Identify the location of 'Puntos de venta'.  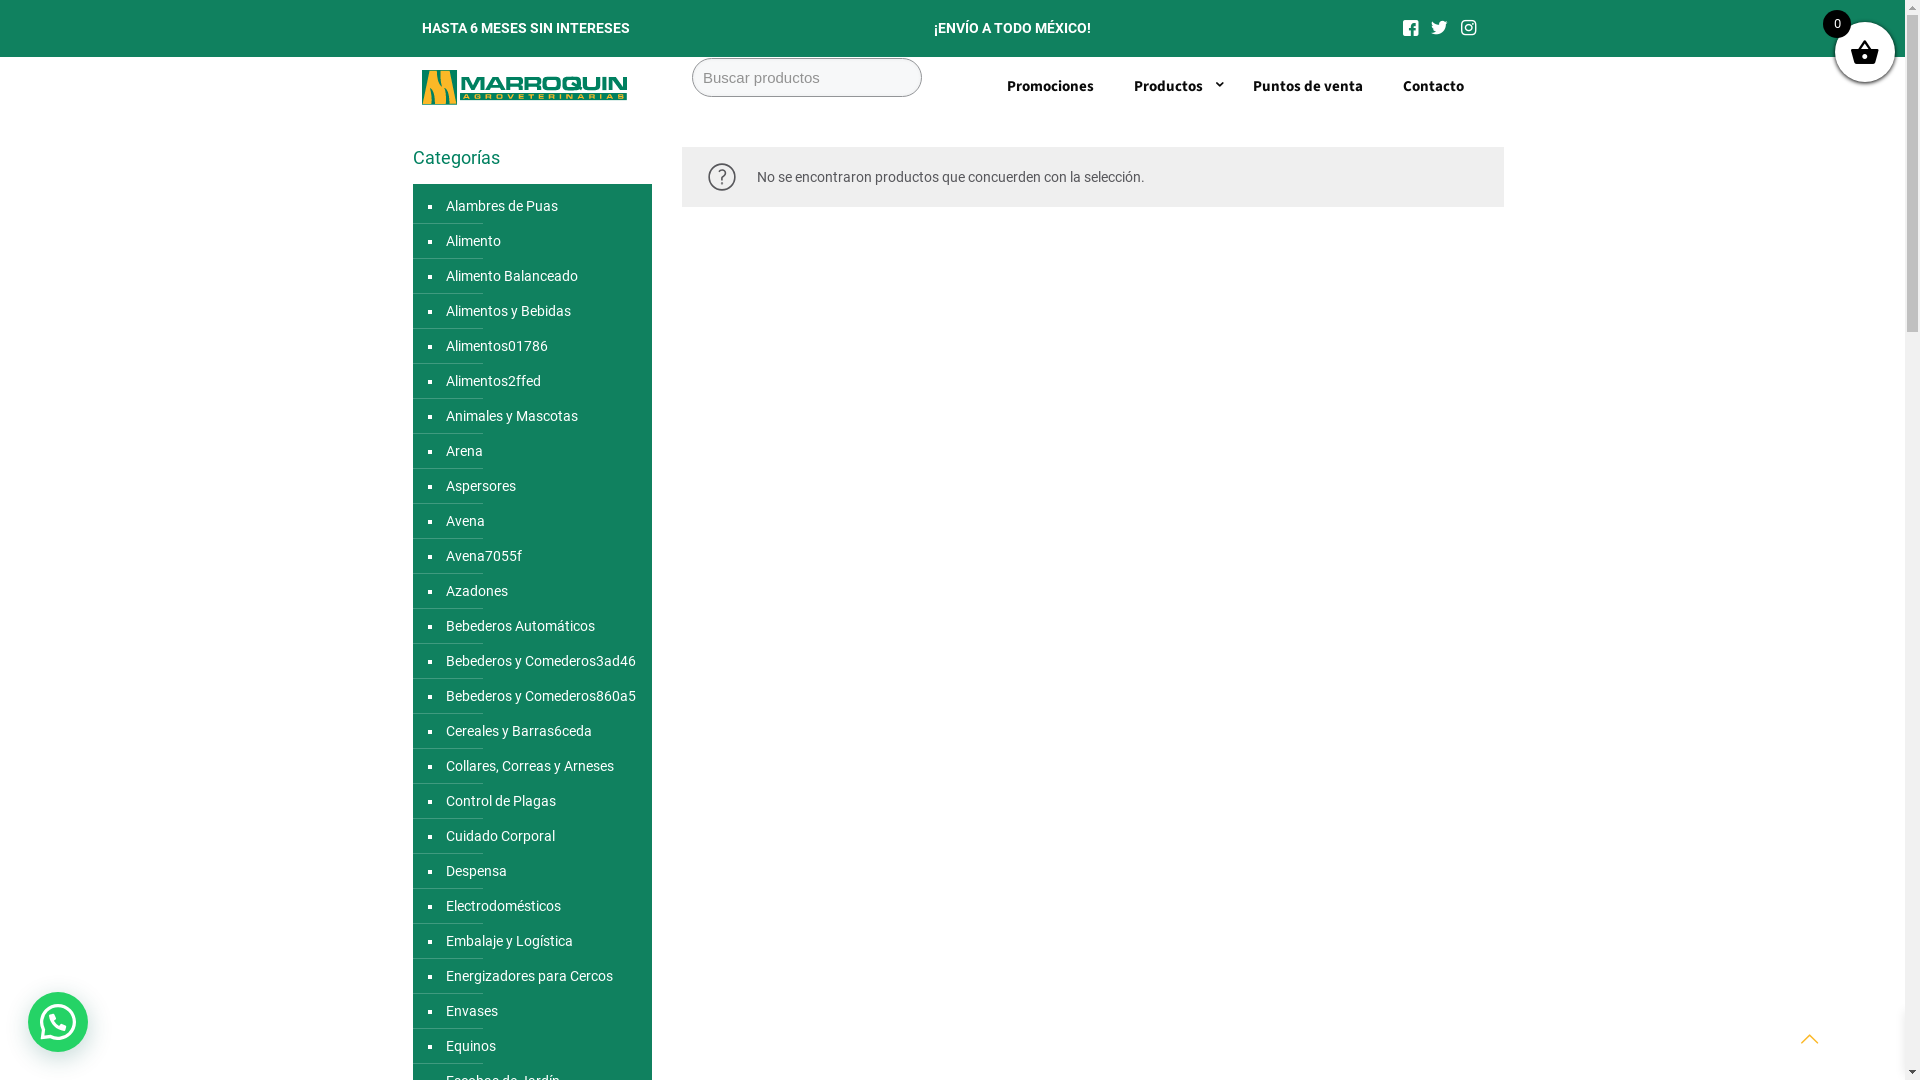
(1306, 86).